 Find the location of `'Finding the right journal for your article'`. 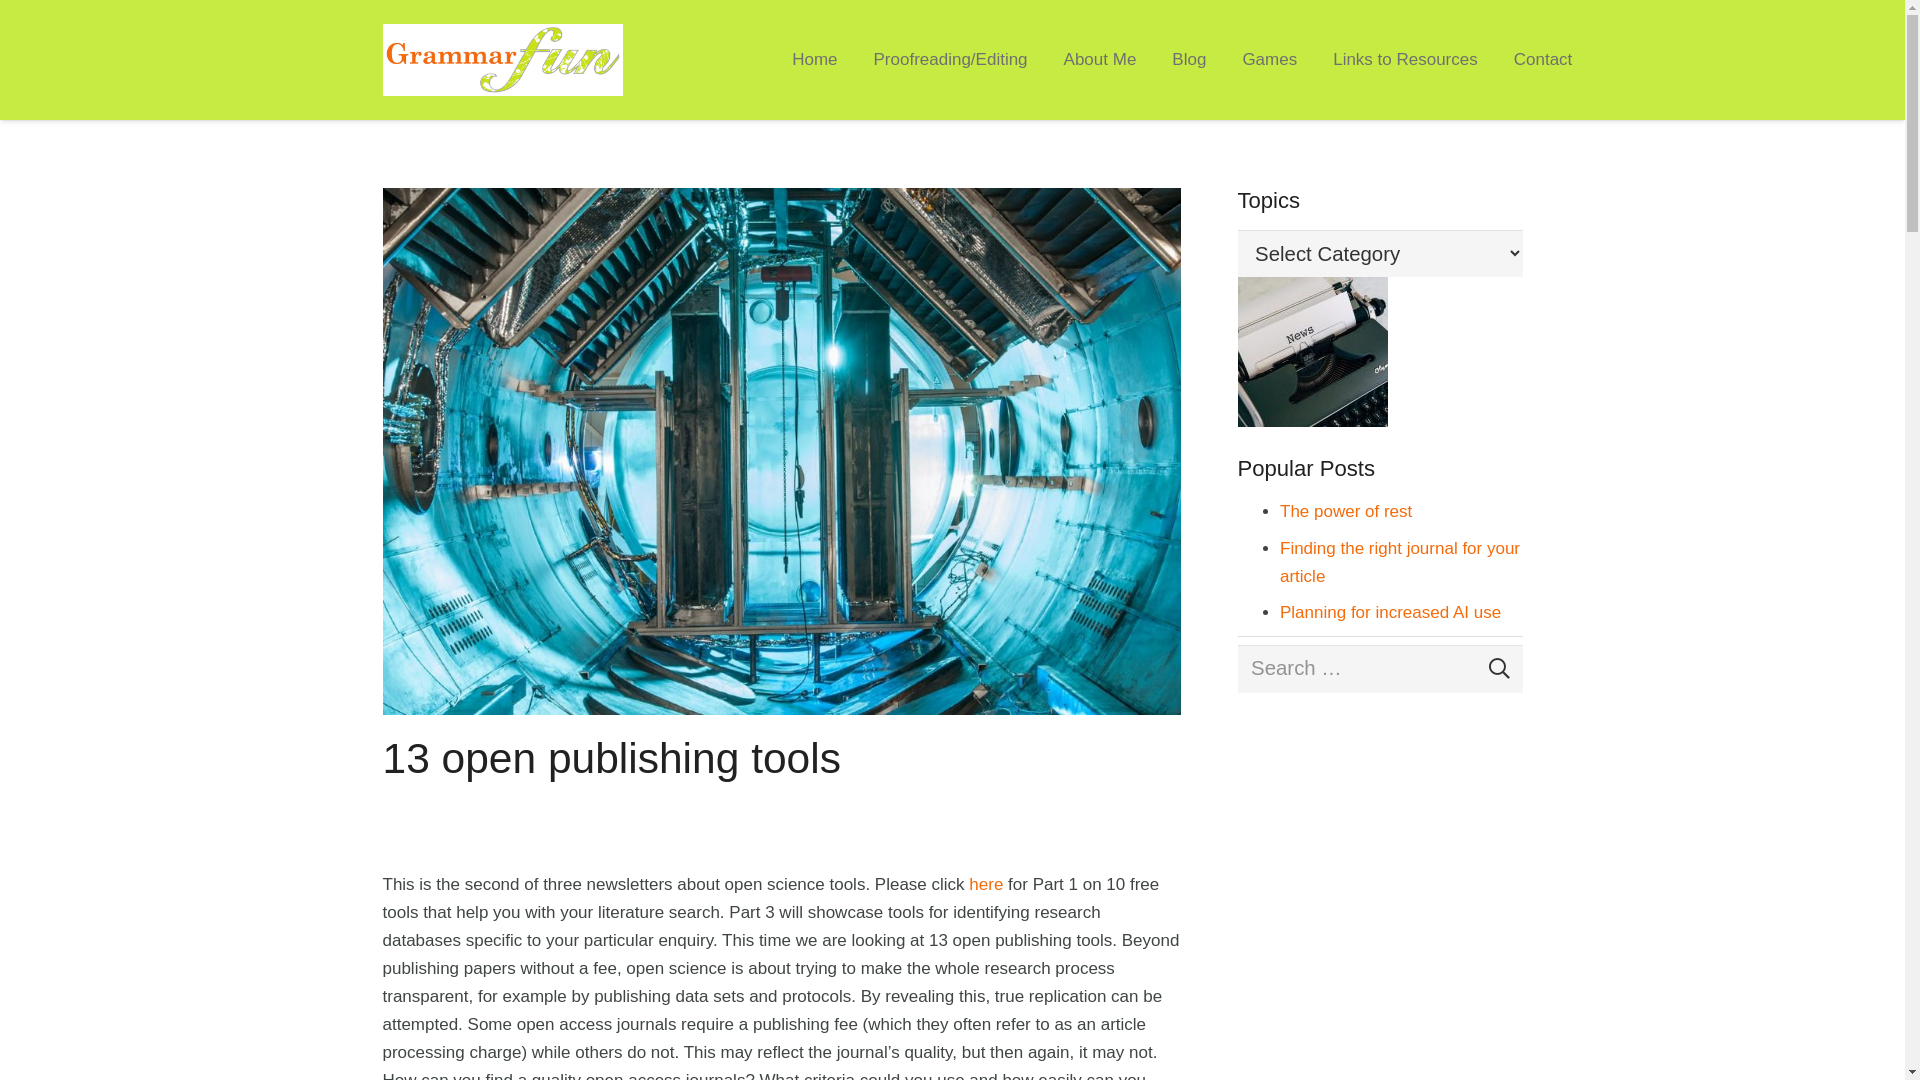

'Finding the right journal for your article' is located at coordinates (1399, 562).